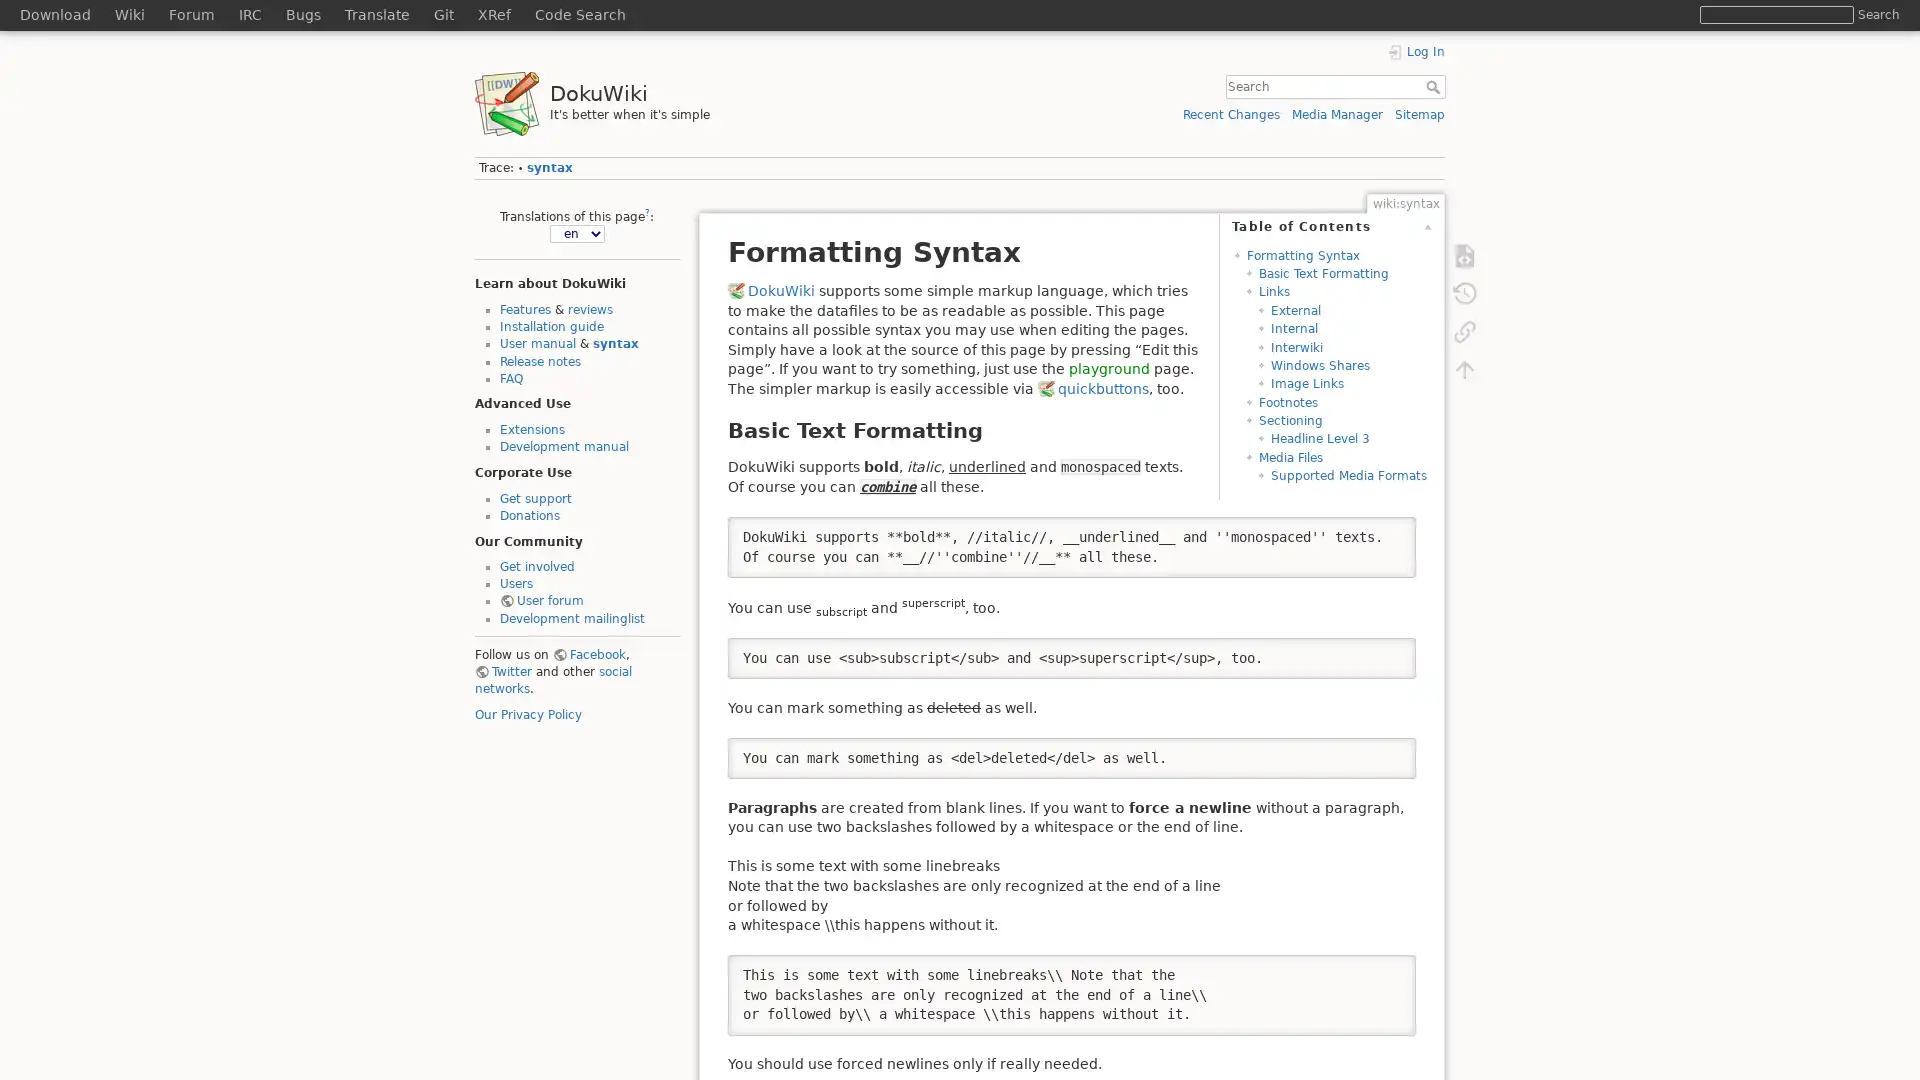 This screenshot has width=1920, height=1080. What do you see at coordinates (1434, 86) in the screenshot?
I see `Search` at bounding box center [1434, 86].